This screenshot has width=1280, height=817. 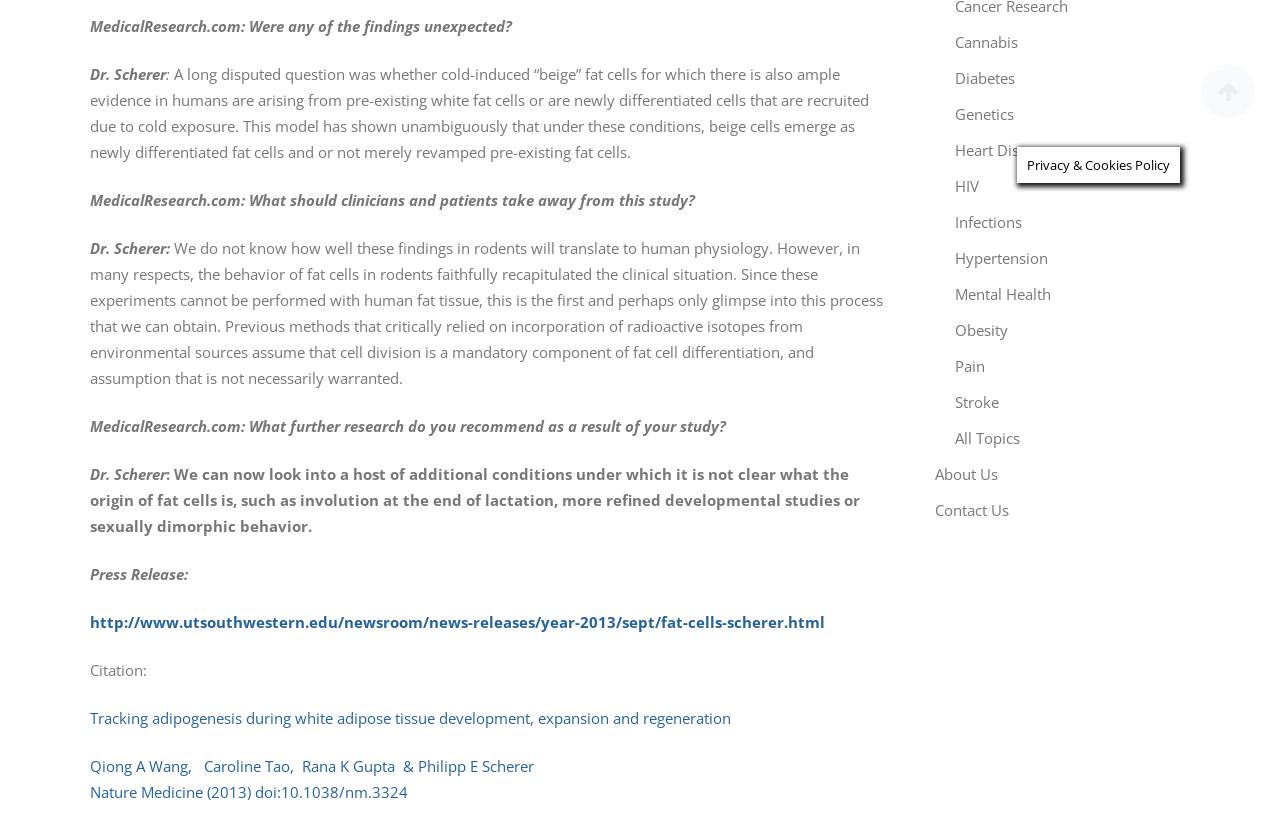 I want to click on 'Heart Disease', so click(x=1002, y=150).